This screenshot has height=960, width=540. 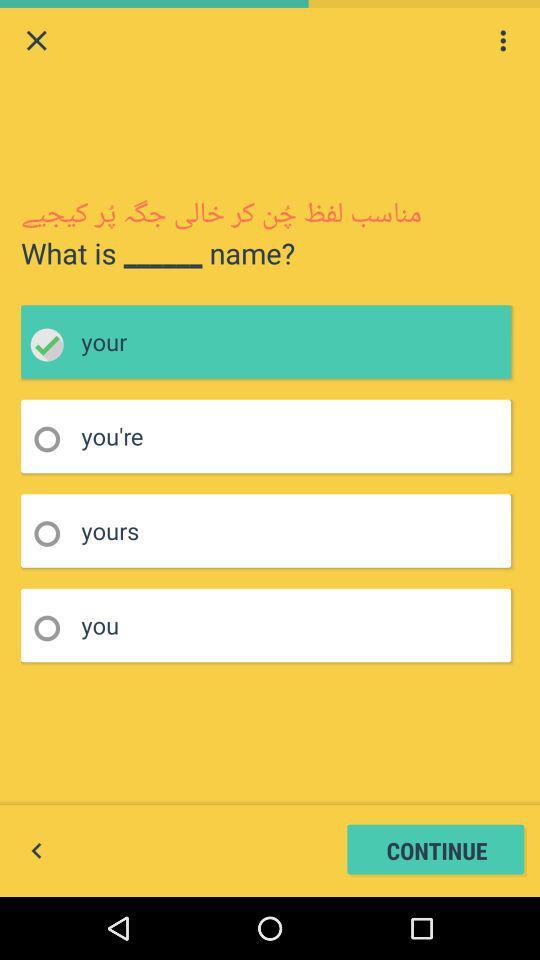 I want to click on option yours, so click(x=53, y=533).